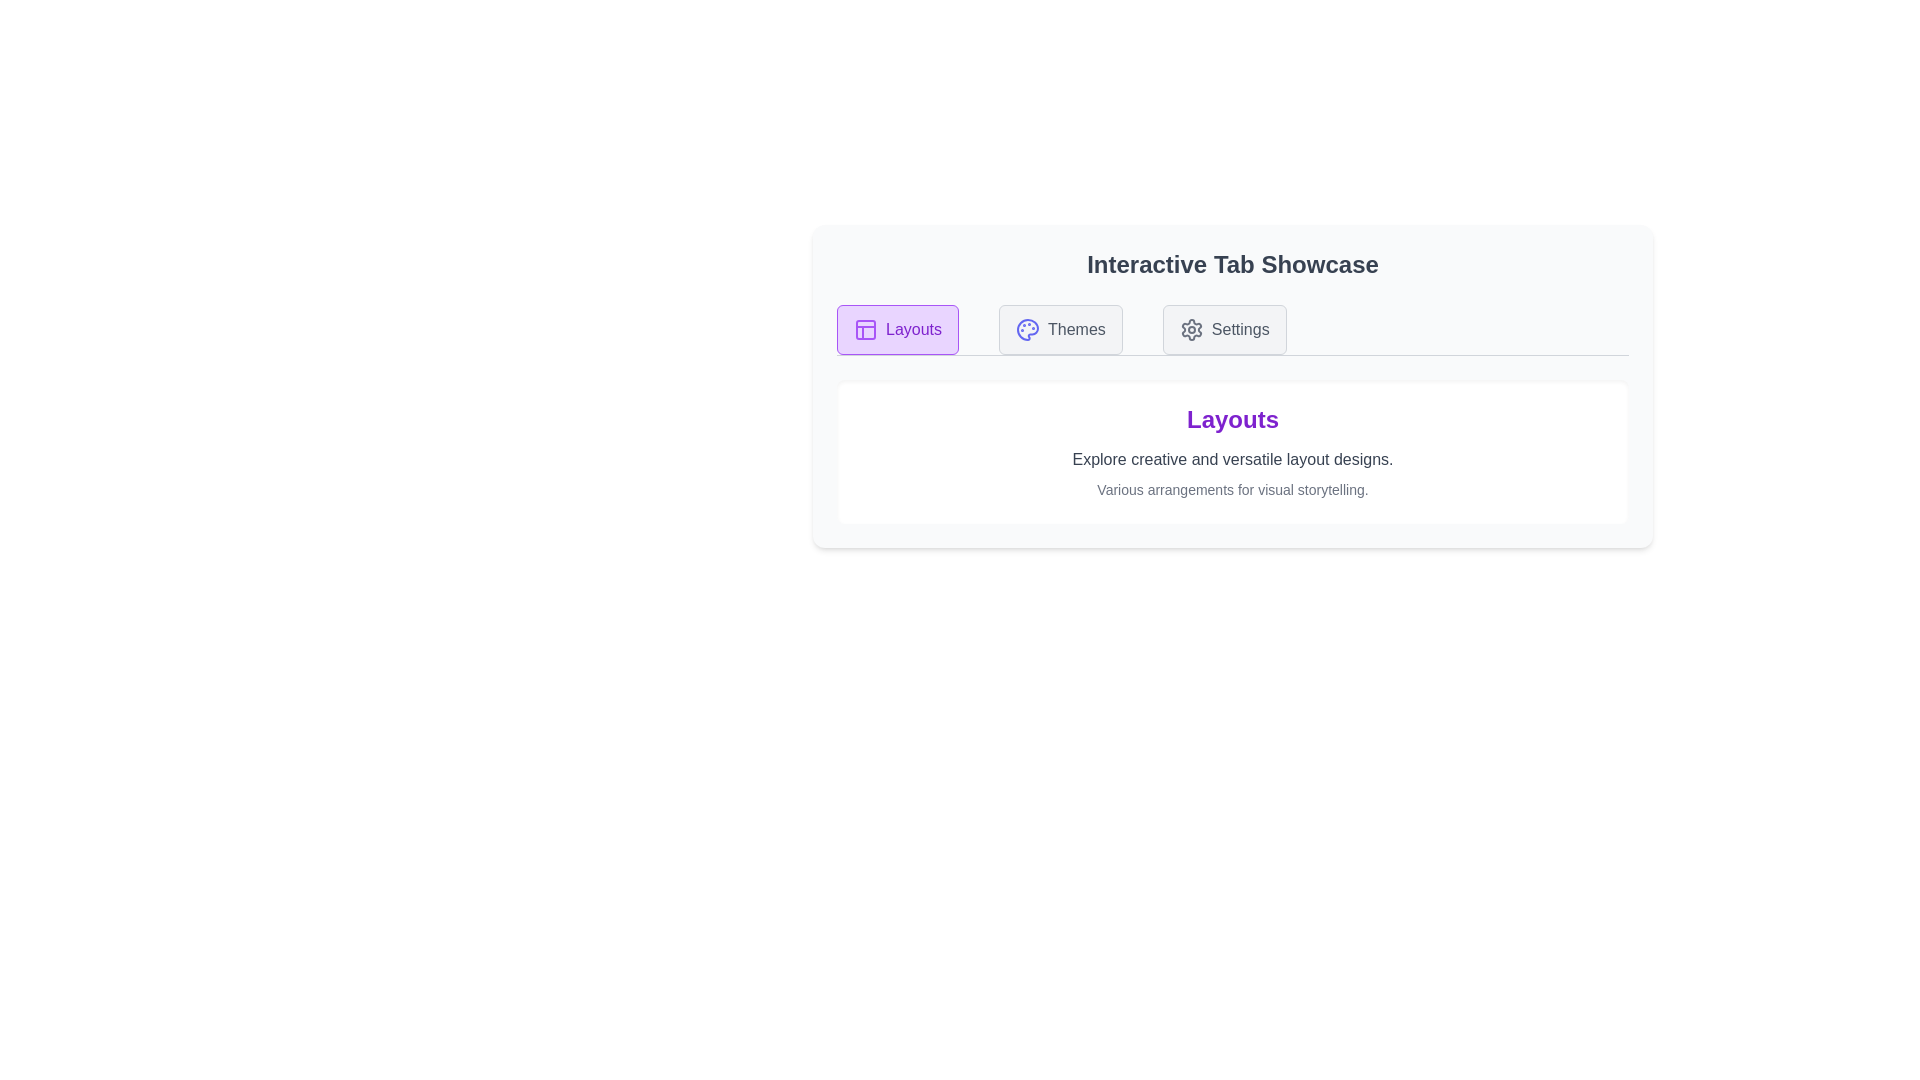 The width and height of the screenshot is (1920, 1080). What do you see at coordinates (1059, 329) in the screenshot?
I see `the Themes tab` at bounding box center [1059, 329].